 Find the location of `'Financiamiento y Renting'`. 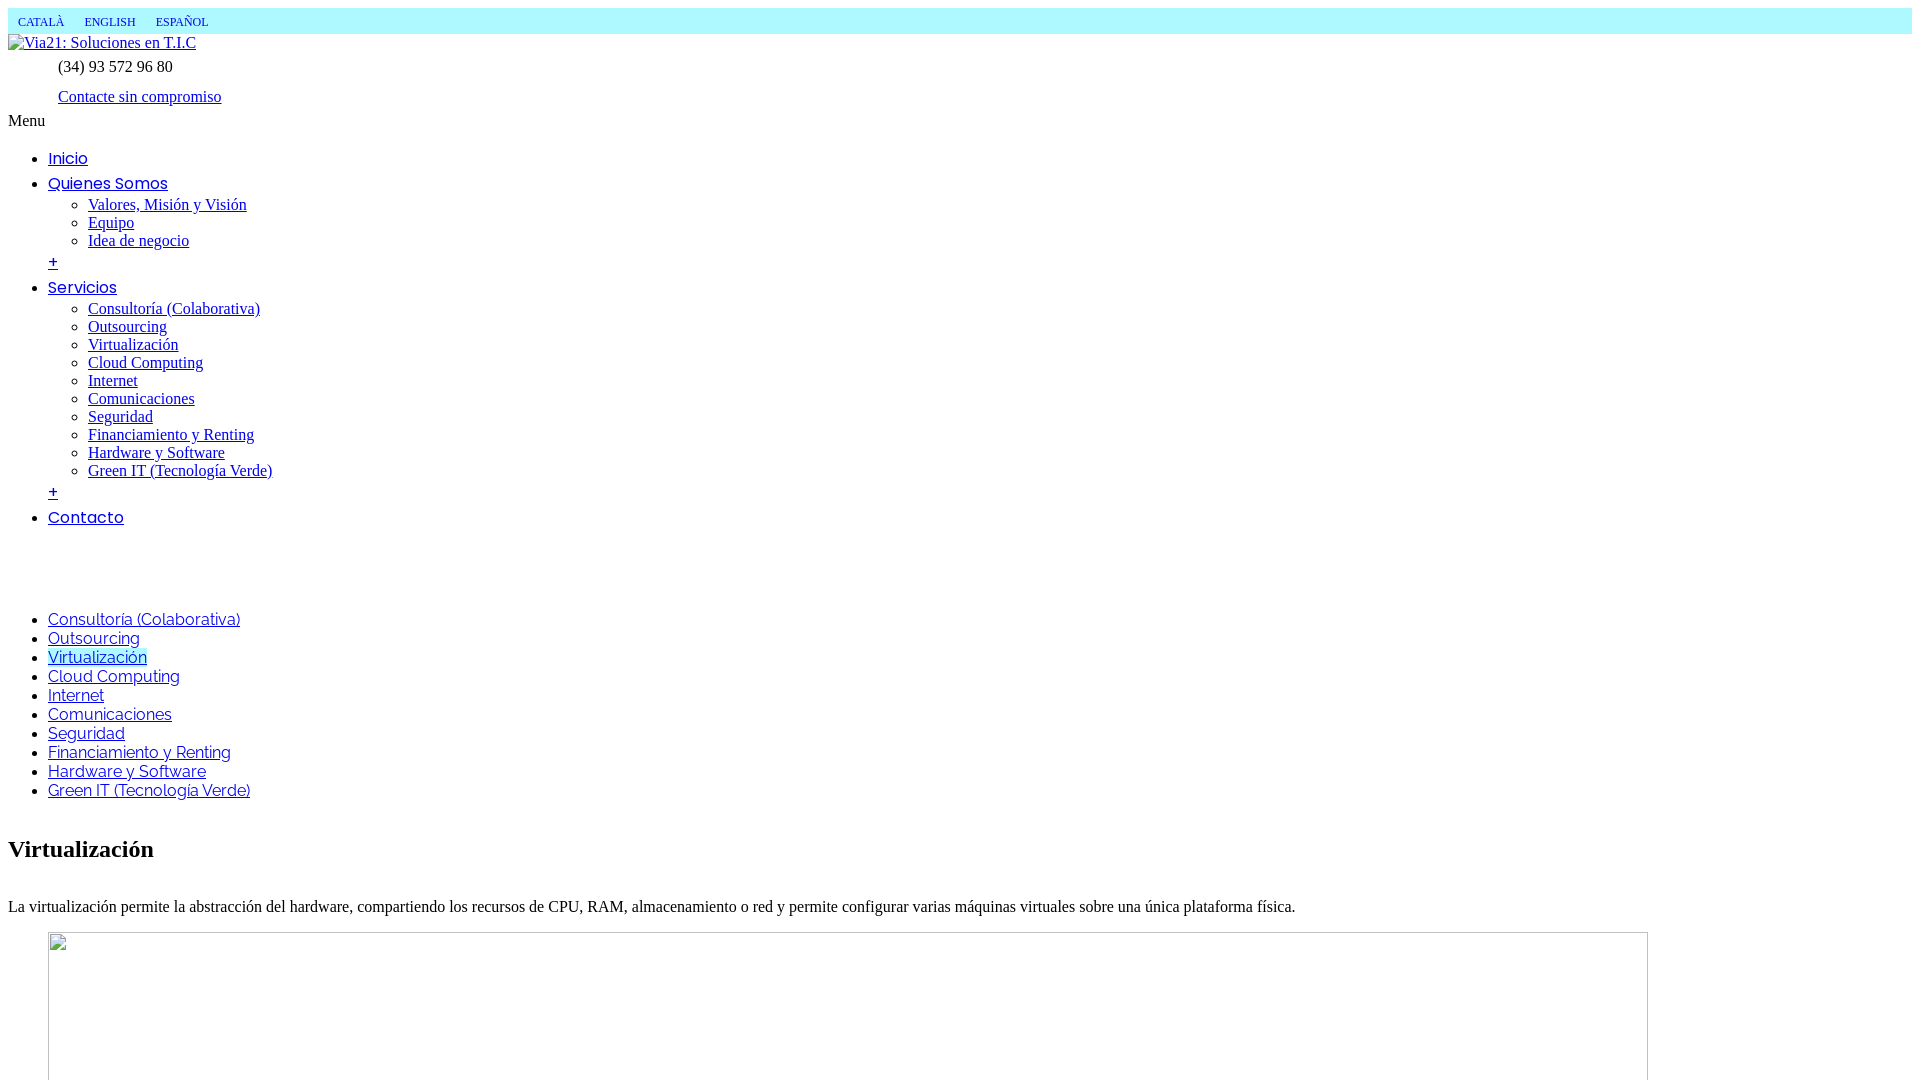

'Financiamiento y Renting' is located at coordinates (138, 752).